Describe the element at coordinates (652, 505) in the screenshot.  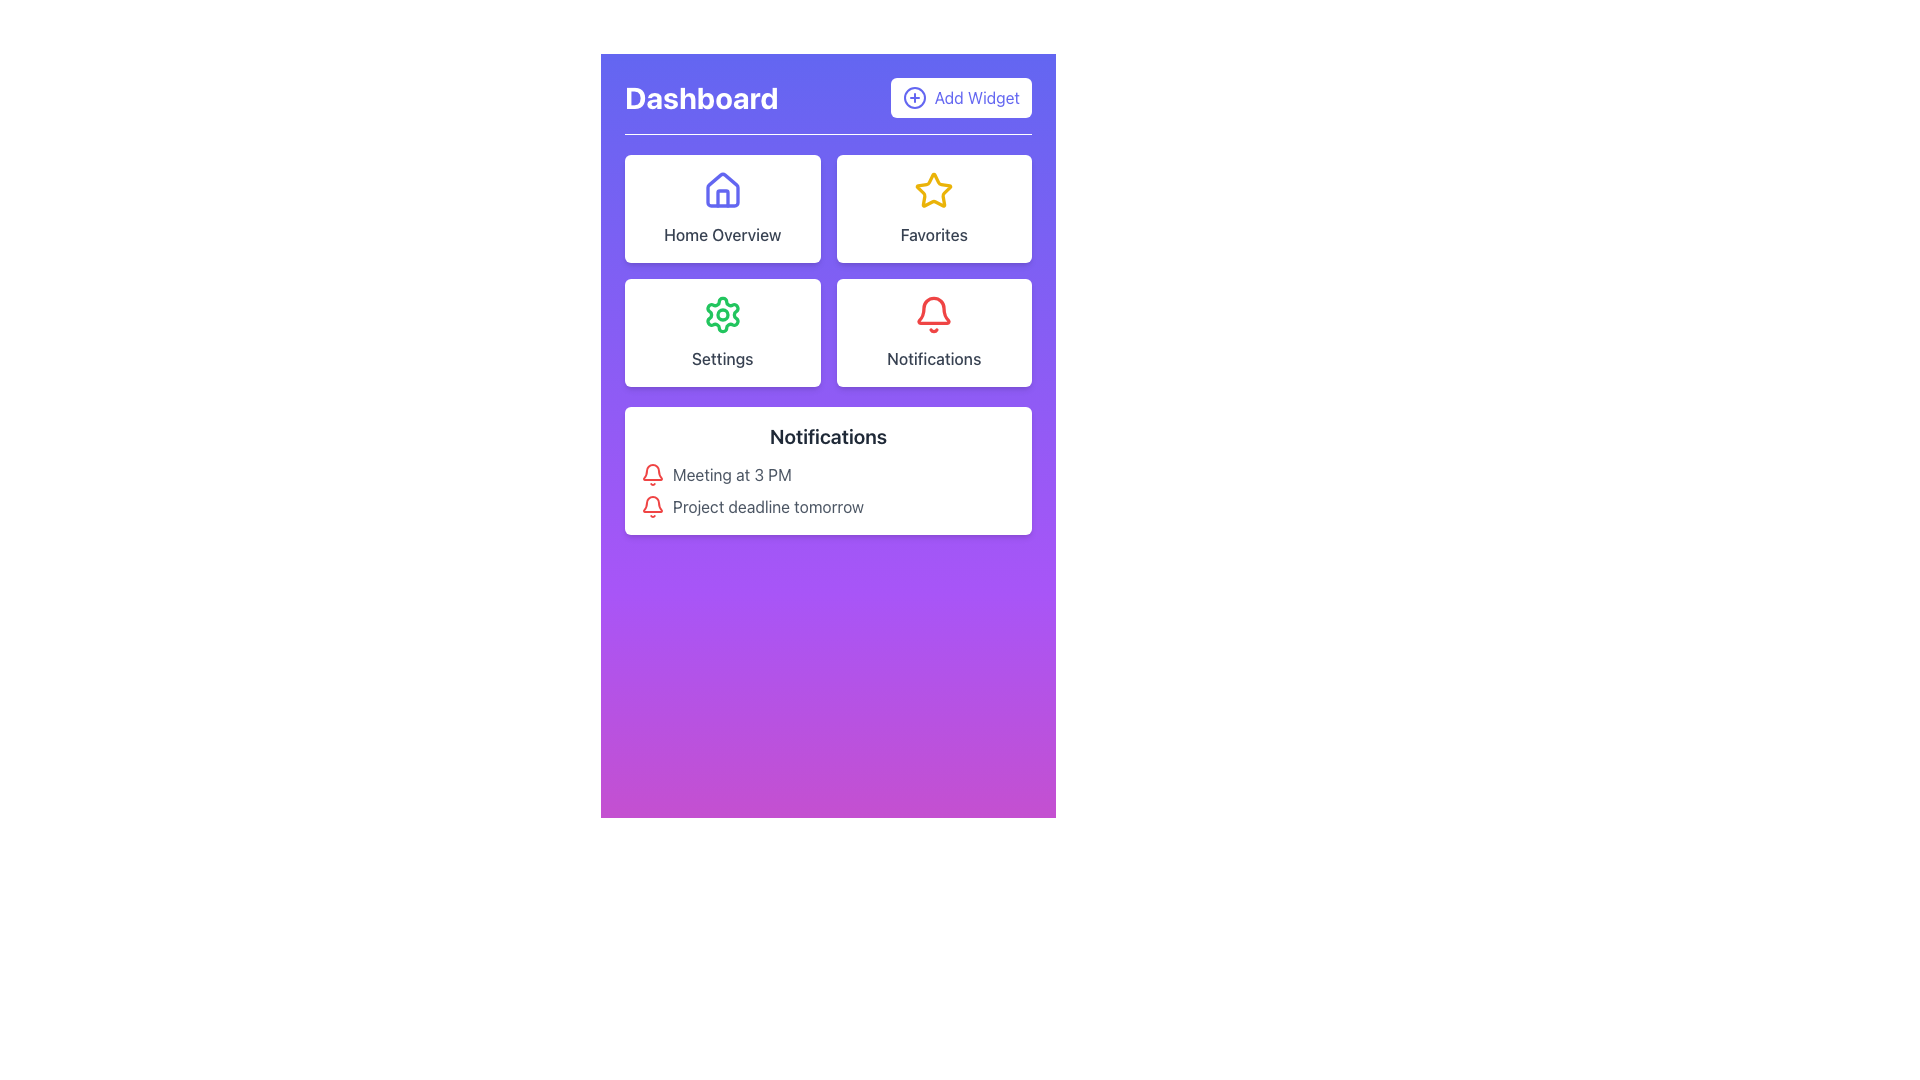
I see `the red bell icon representing notifications, located adjacent to the text 'Project deadline tomorrow'` at that location.